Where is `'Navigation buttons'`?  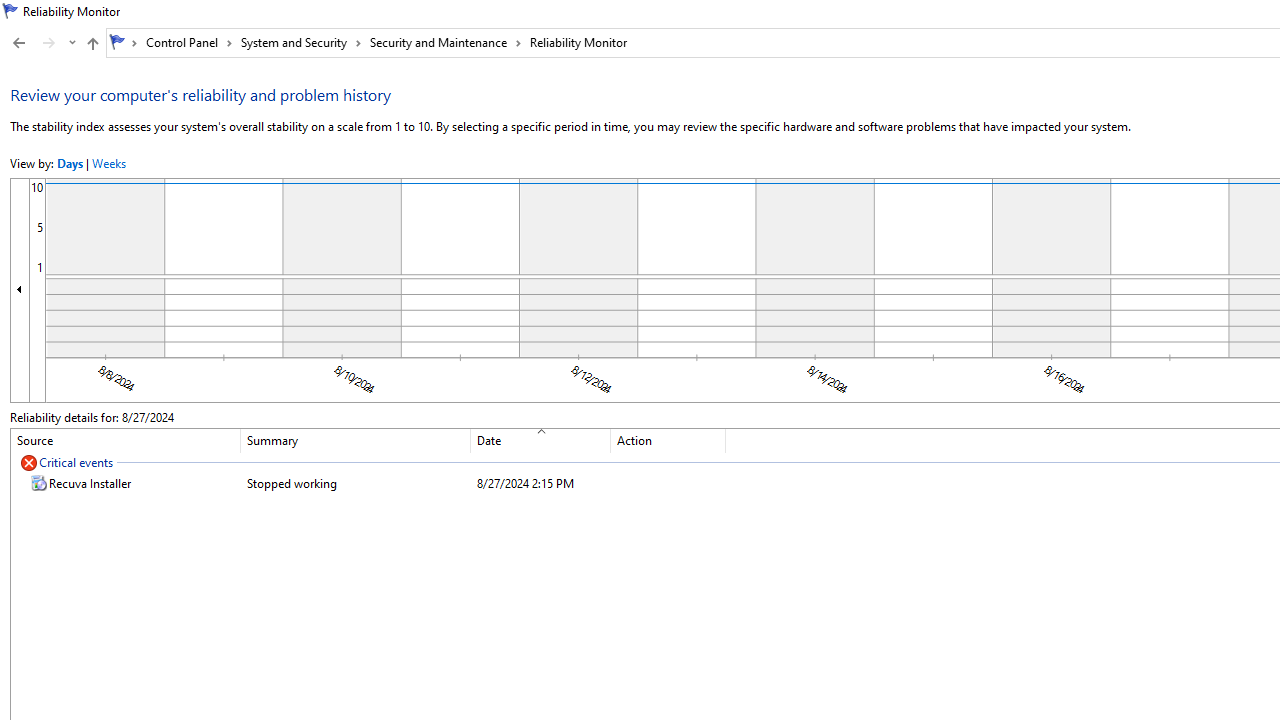
'Navigation buttons' is located at coordinates (42, 43).